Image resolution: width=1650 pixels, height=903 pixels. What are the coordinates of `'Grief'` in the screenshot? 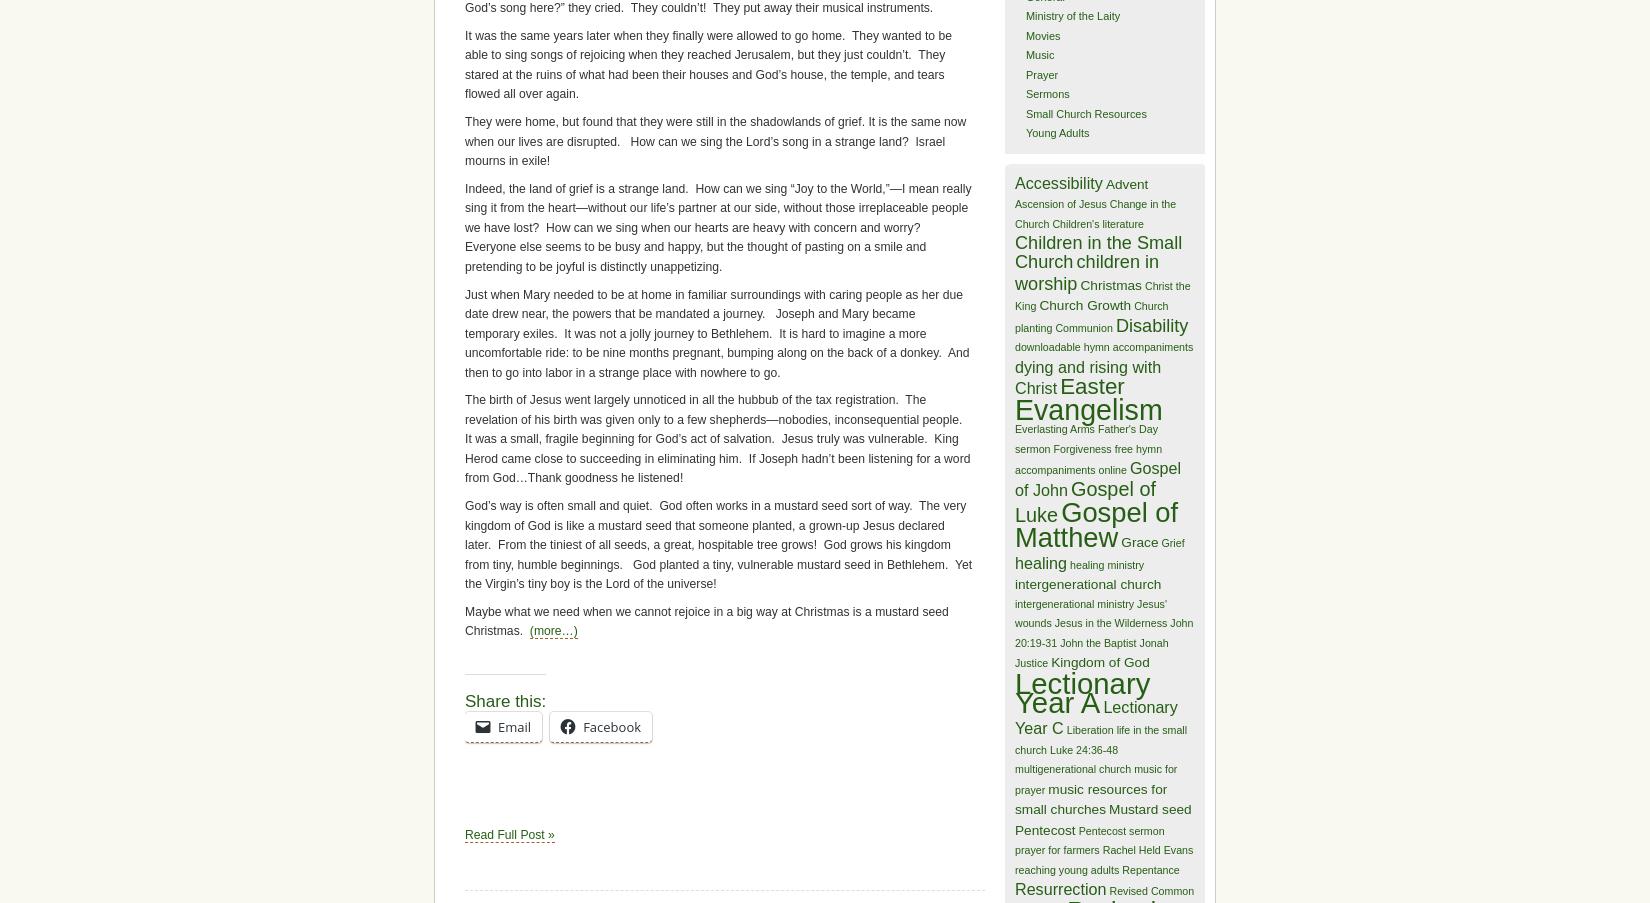 It's located at (1172, 541).